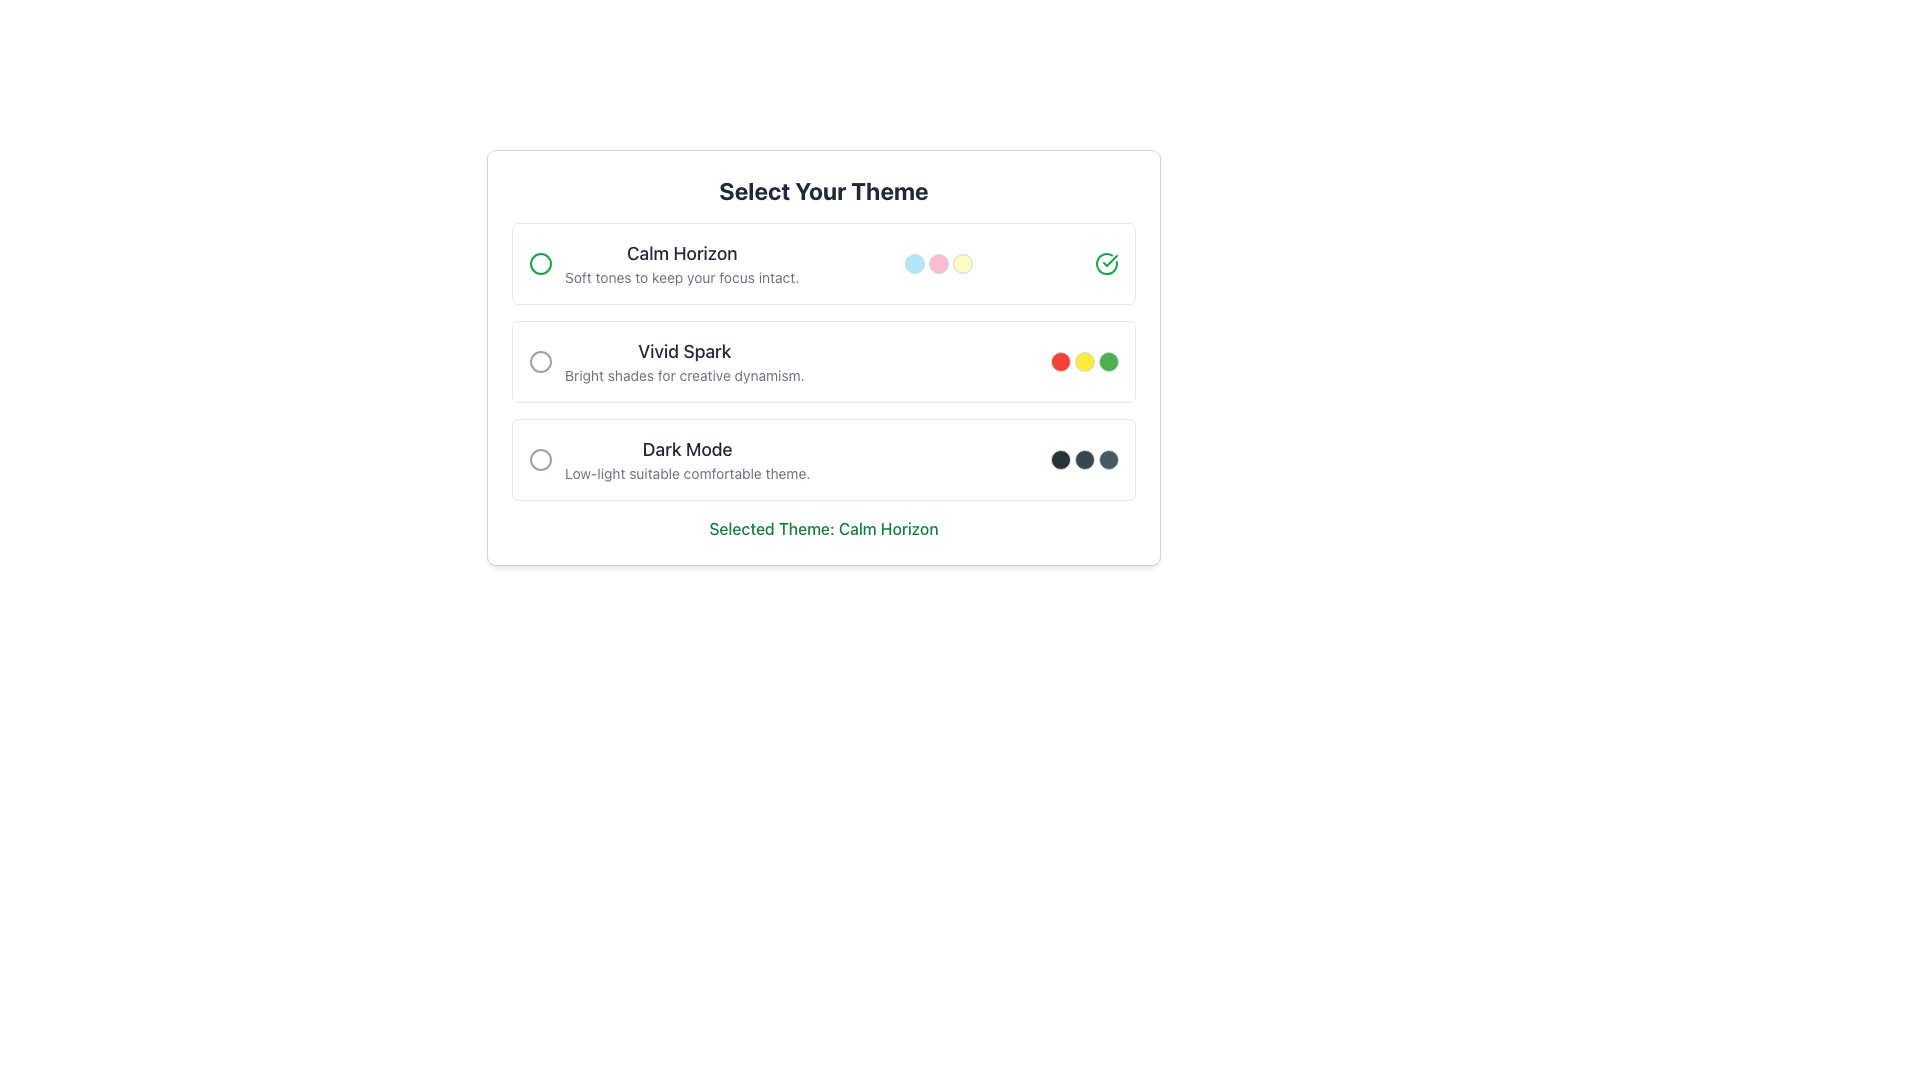 Image resolution: width=1920 pixels, height=1080 pixels. I want to click on the radio circle associated with the 'Dark Mode' theme option, so click(669, 459).